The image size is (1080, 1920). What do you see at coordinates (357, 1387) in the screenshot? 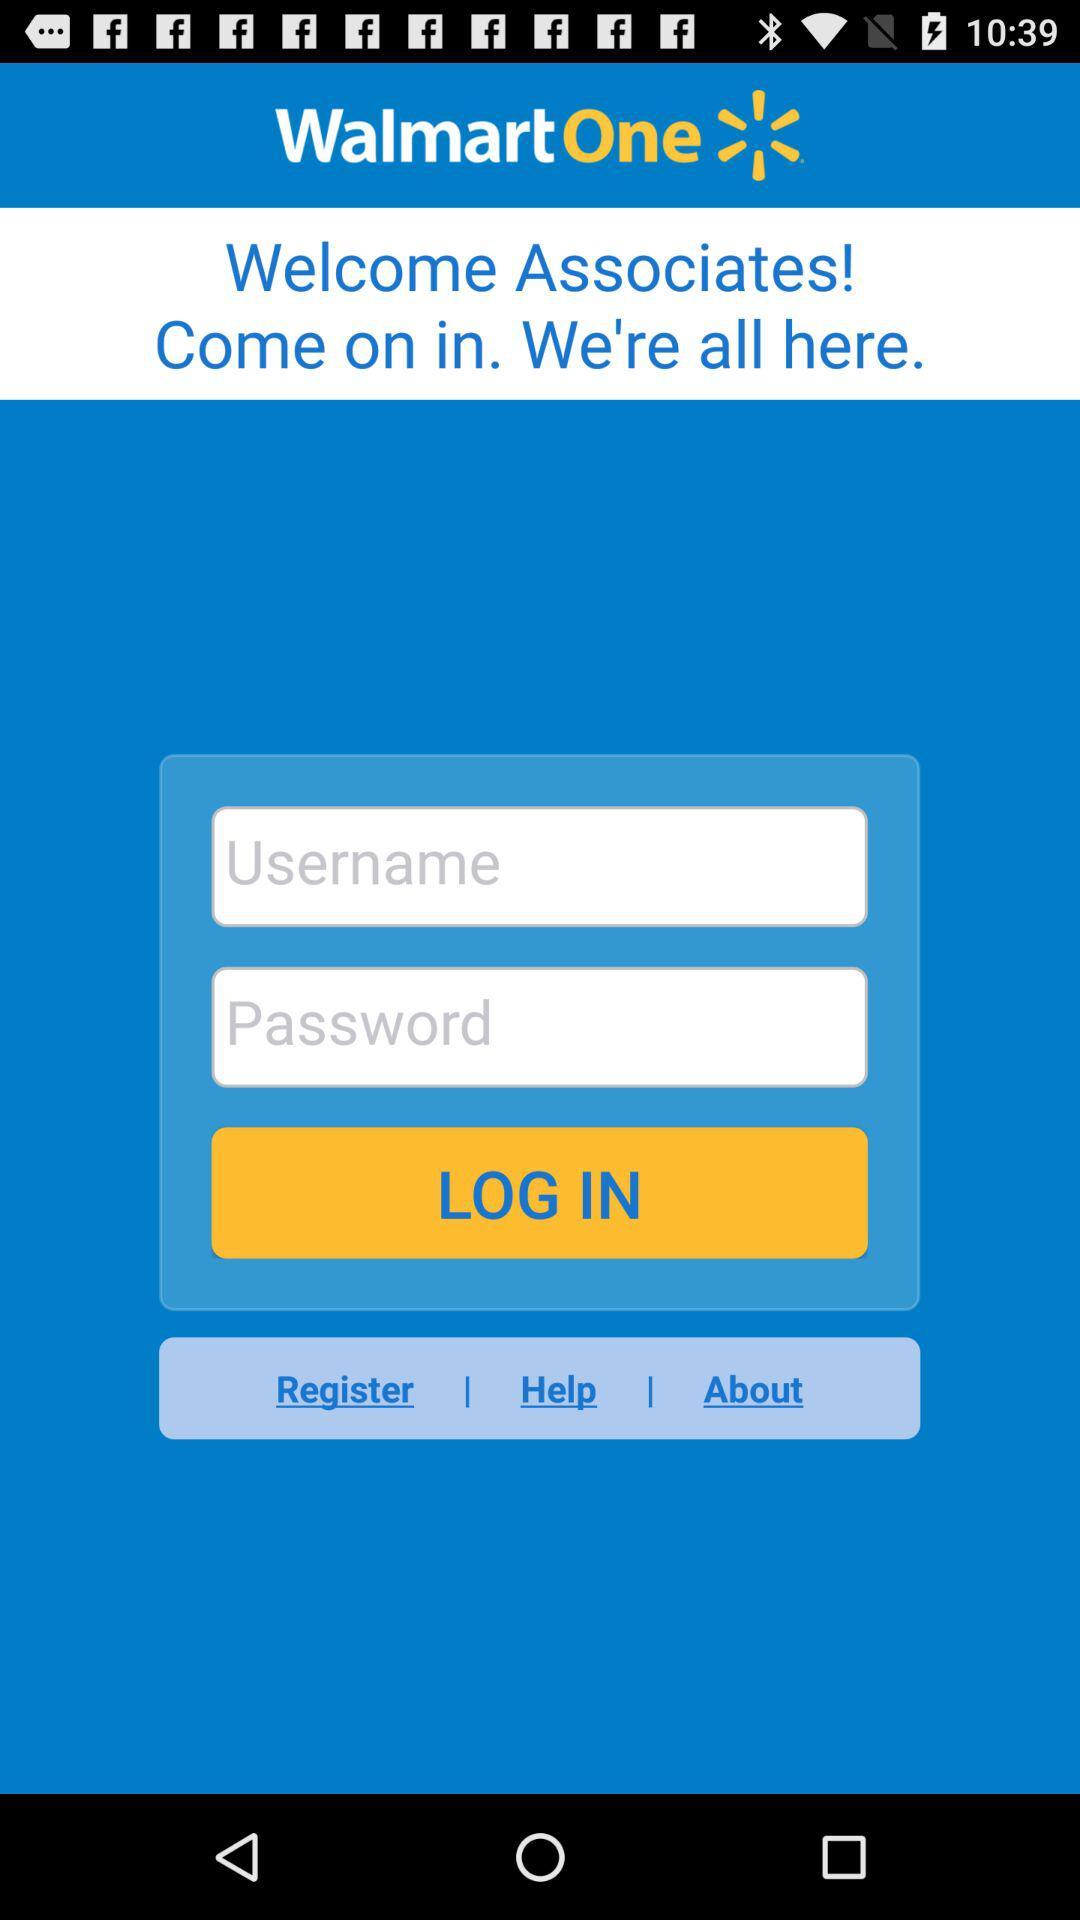
I see `the item below the log in` at bounding box center [357, 1387].